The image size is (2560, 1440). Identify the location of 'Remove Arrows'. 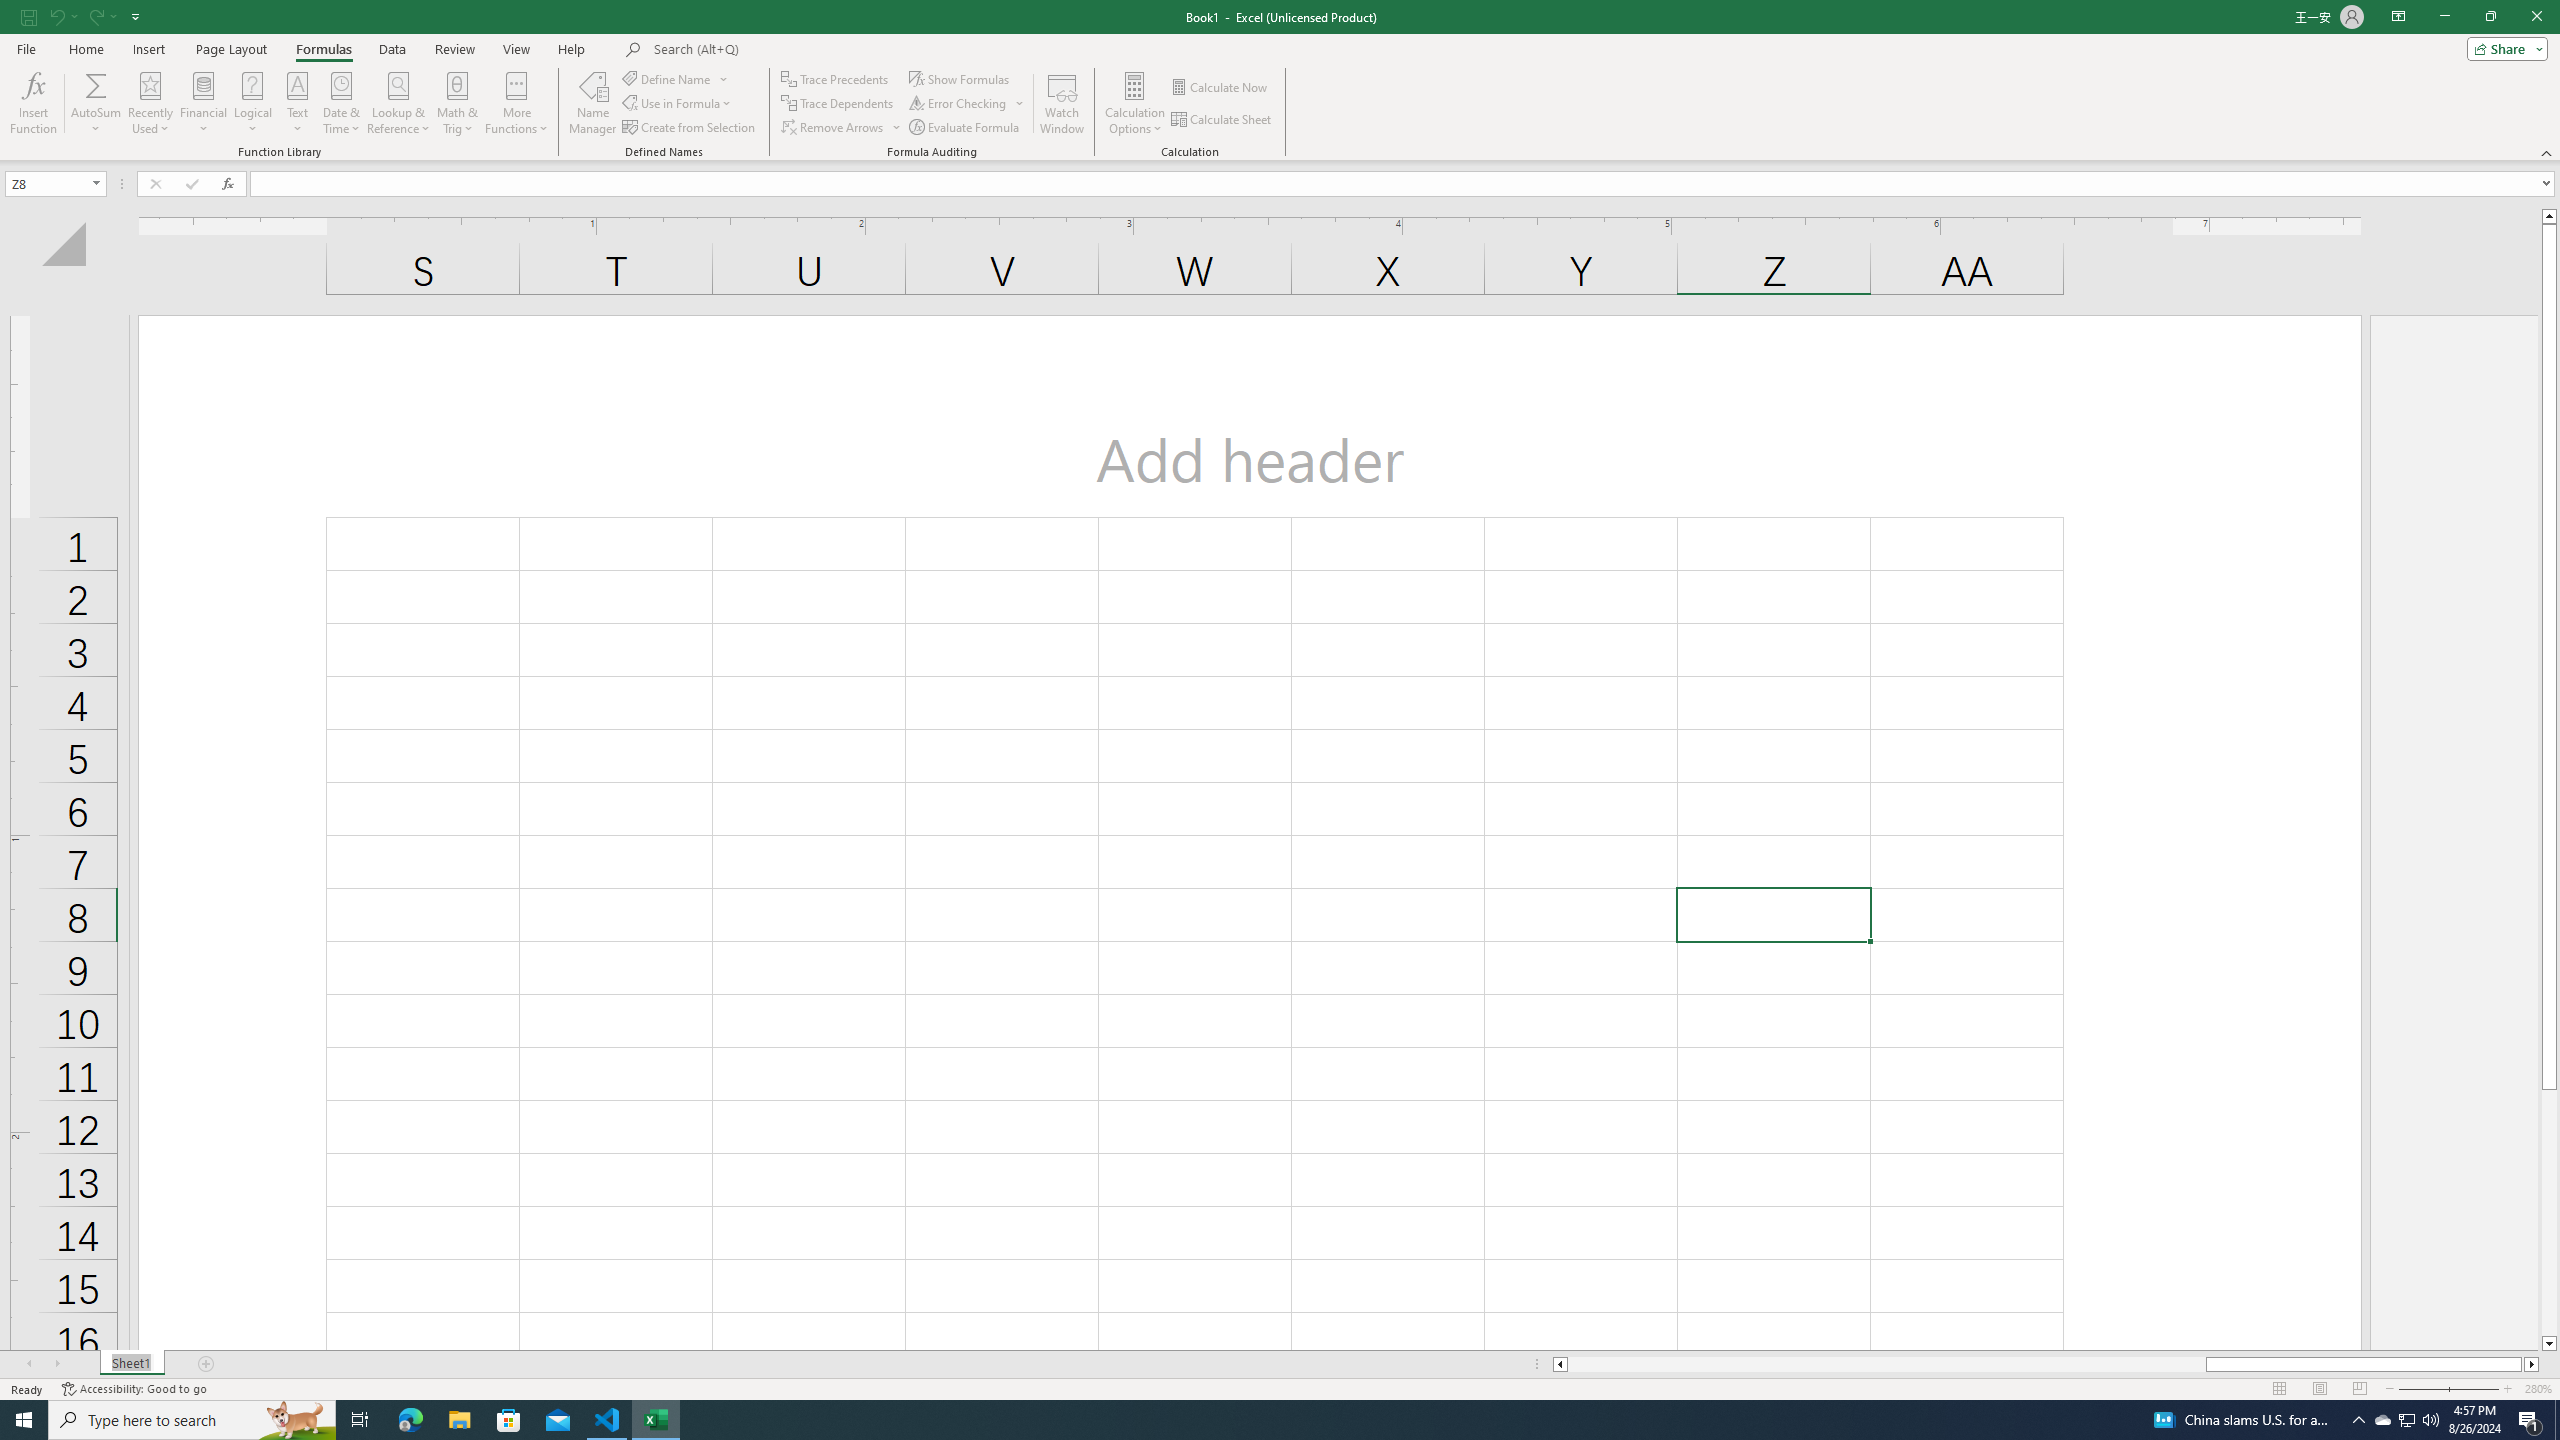
(841, 127).